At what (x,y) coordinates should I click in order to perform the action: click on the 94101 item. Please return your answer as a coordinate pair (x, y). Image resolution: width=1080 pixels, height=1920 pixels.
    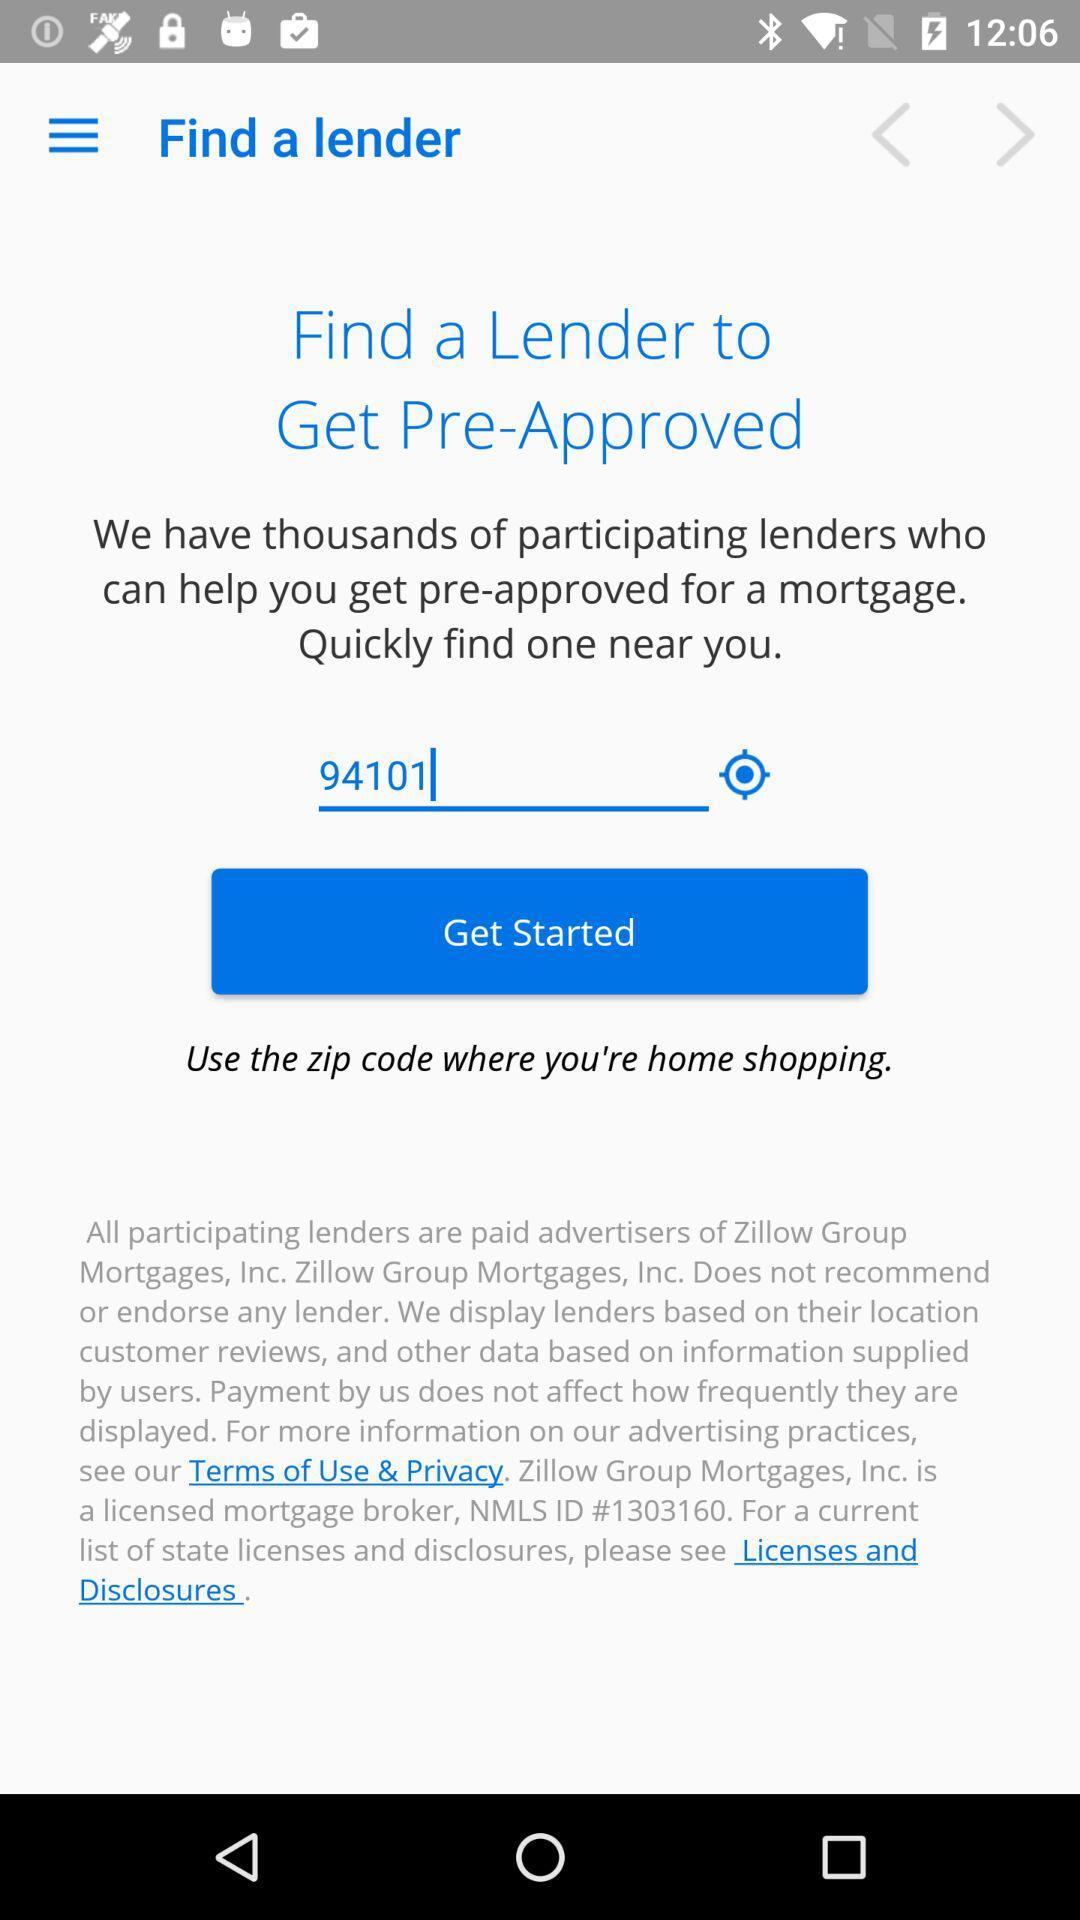
    Looking at the image, I should click on (512, 774).